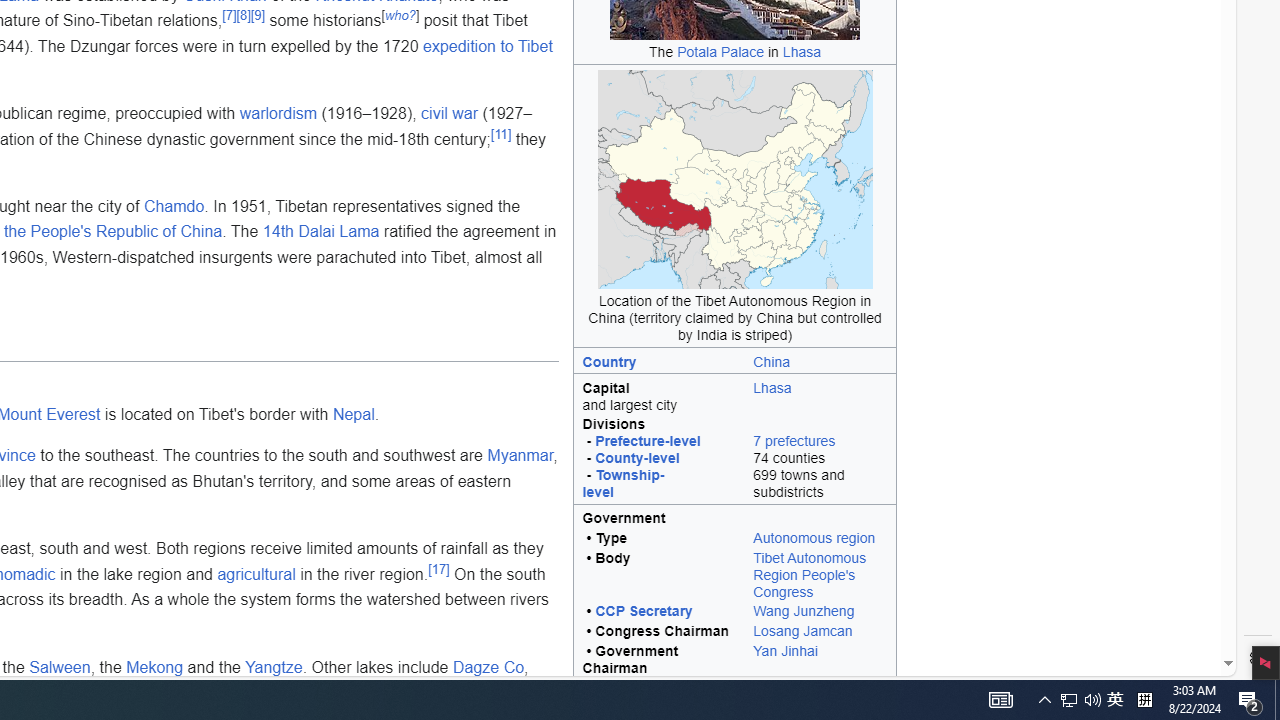 The height and width of the screenshot is (720, 1280). Describe the element at coordinates (659, 394) in the screenshot. I see `'Capital and largest city'` at that location.